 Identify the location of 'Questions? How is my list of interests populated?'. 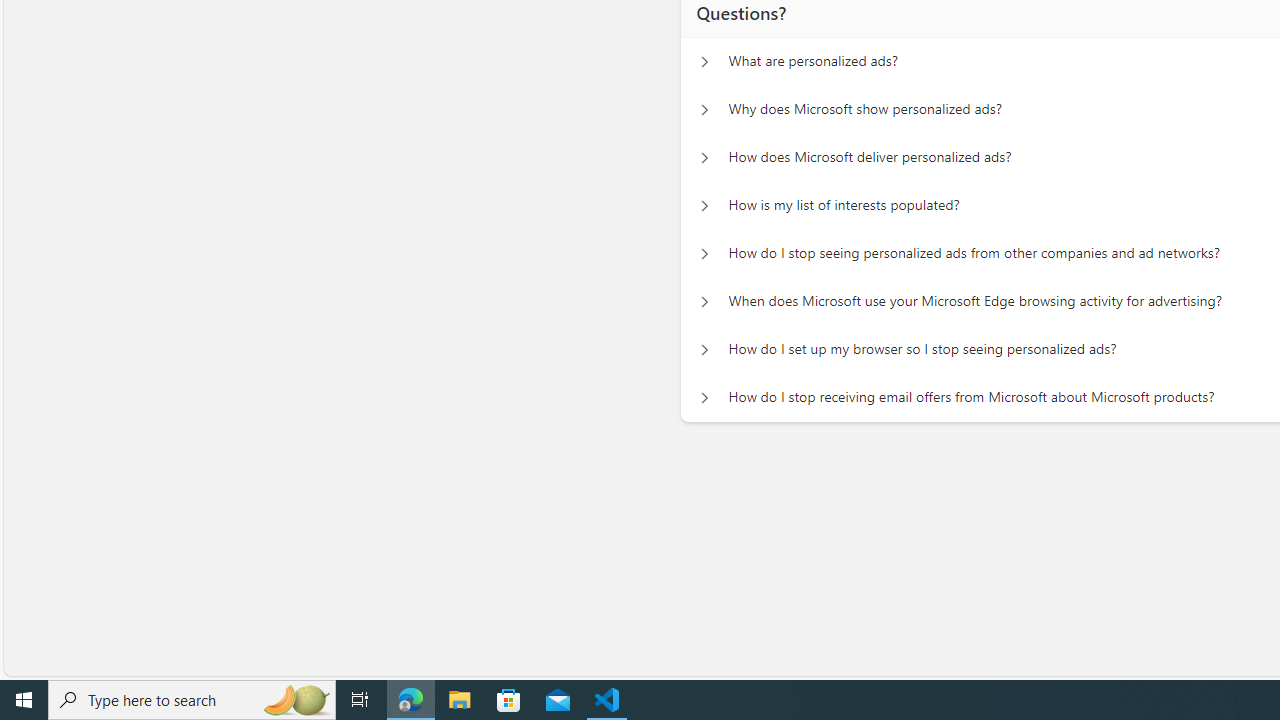
(704, 206).